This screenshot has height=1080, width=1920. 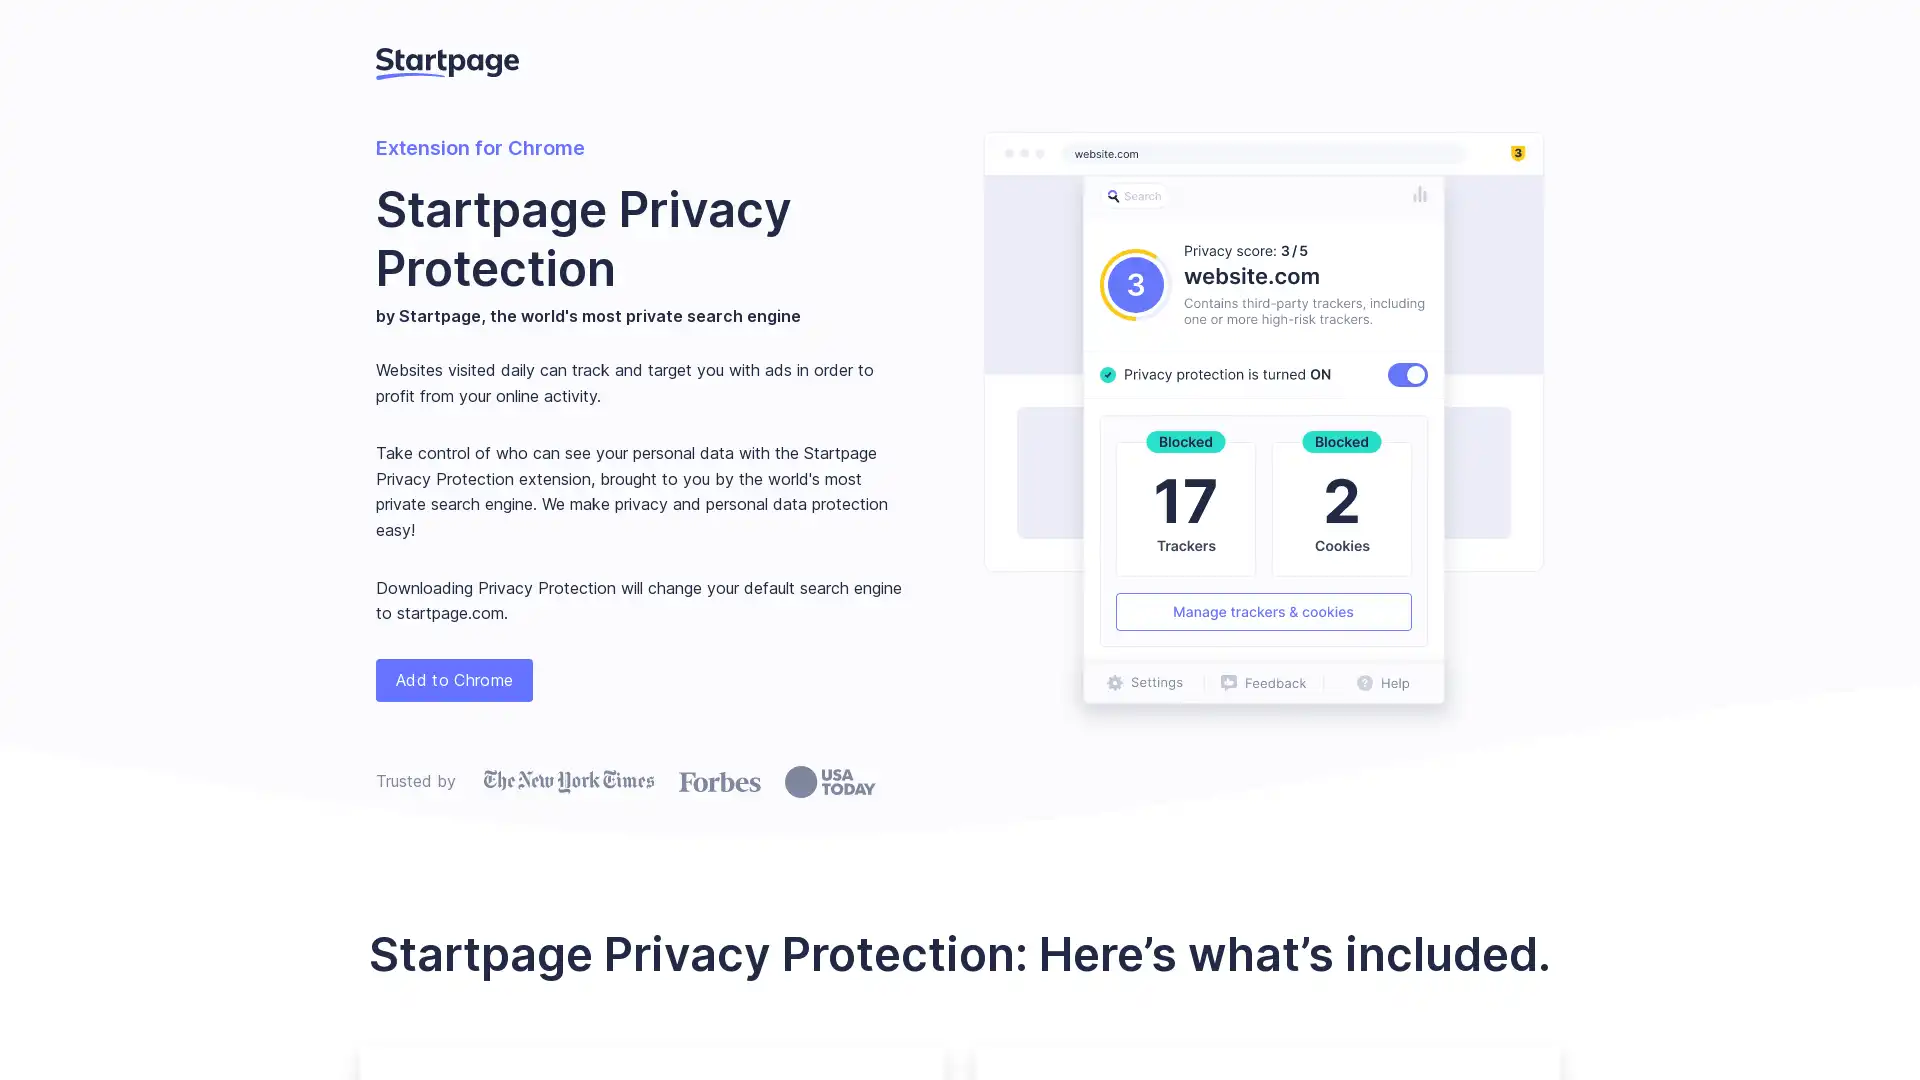 What do you see at coordinates (453, 678) in the screenshot?
I see `Add to Firefox` at bounding box center [453, 678].